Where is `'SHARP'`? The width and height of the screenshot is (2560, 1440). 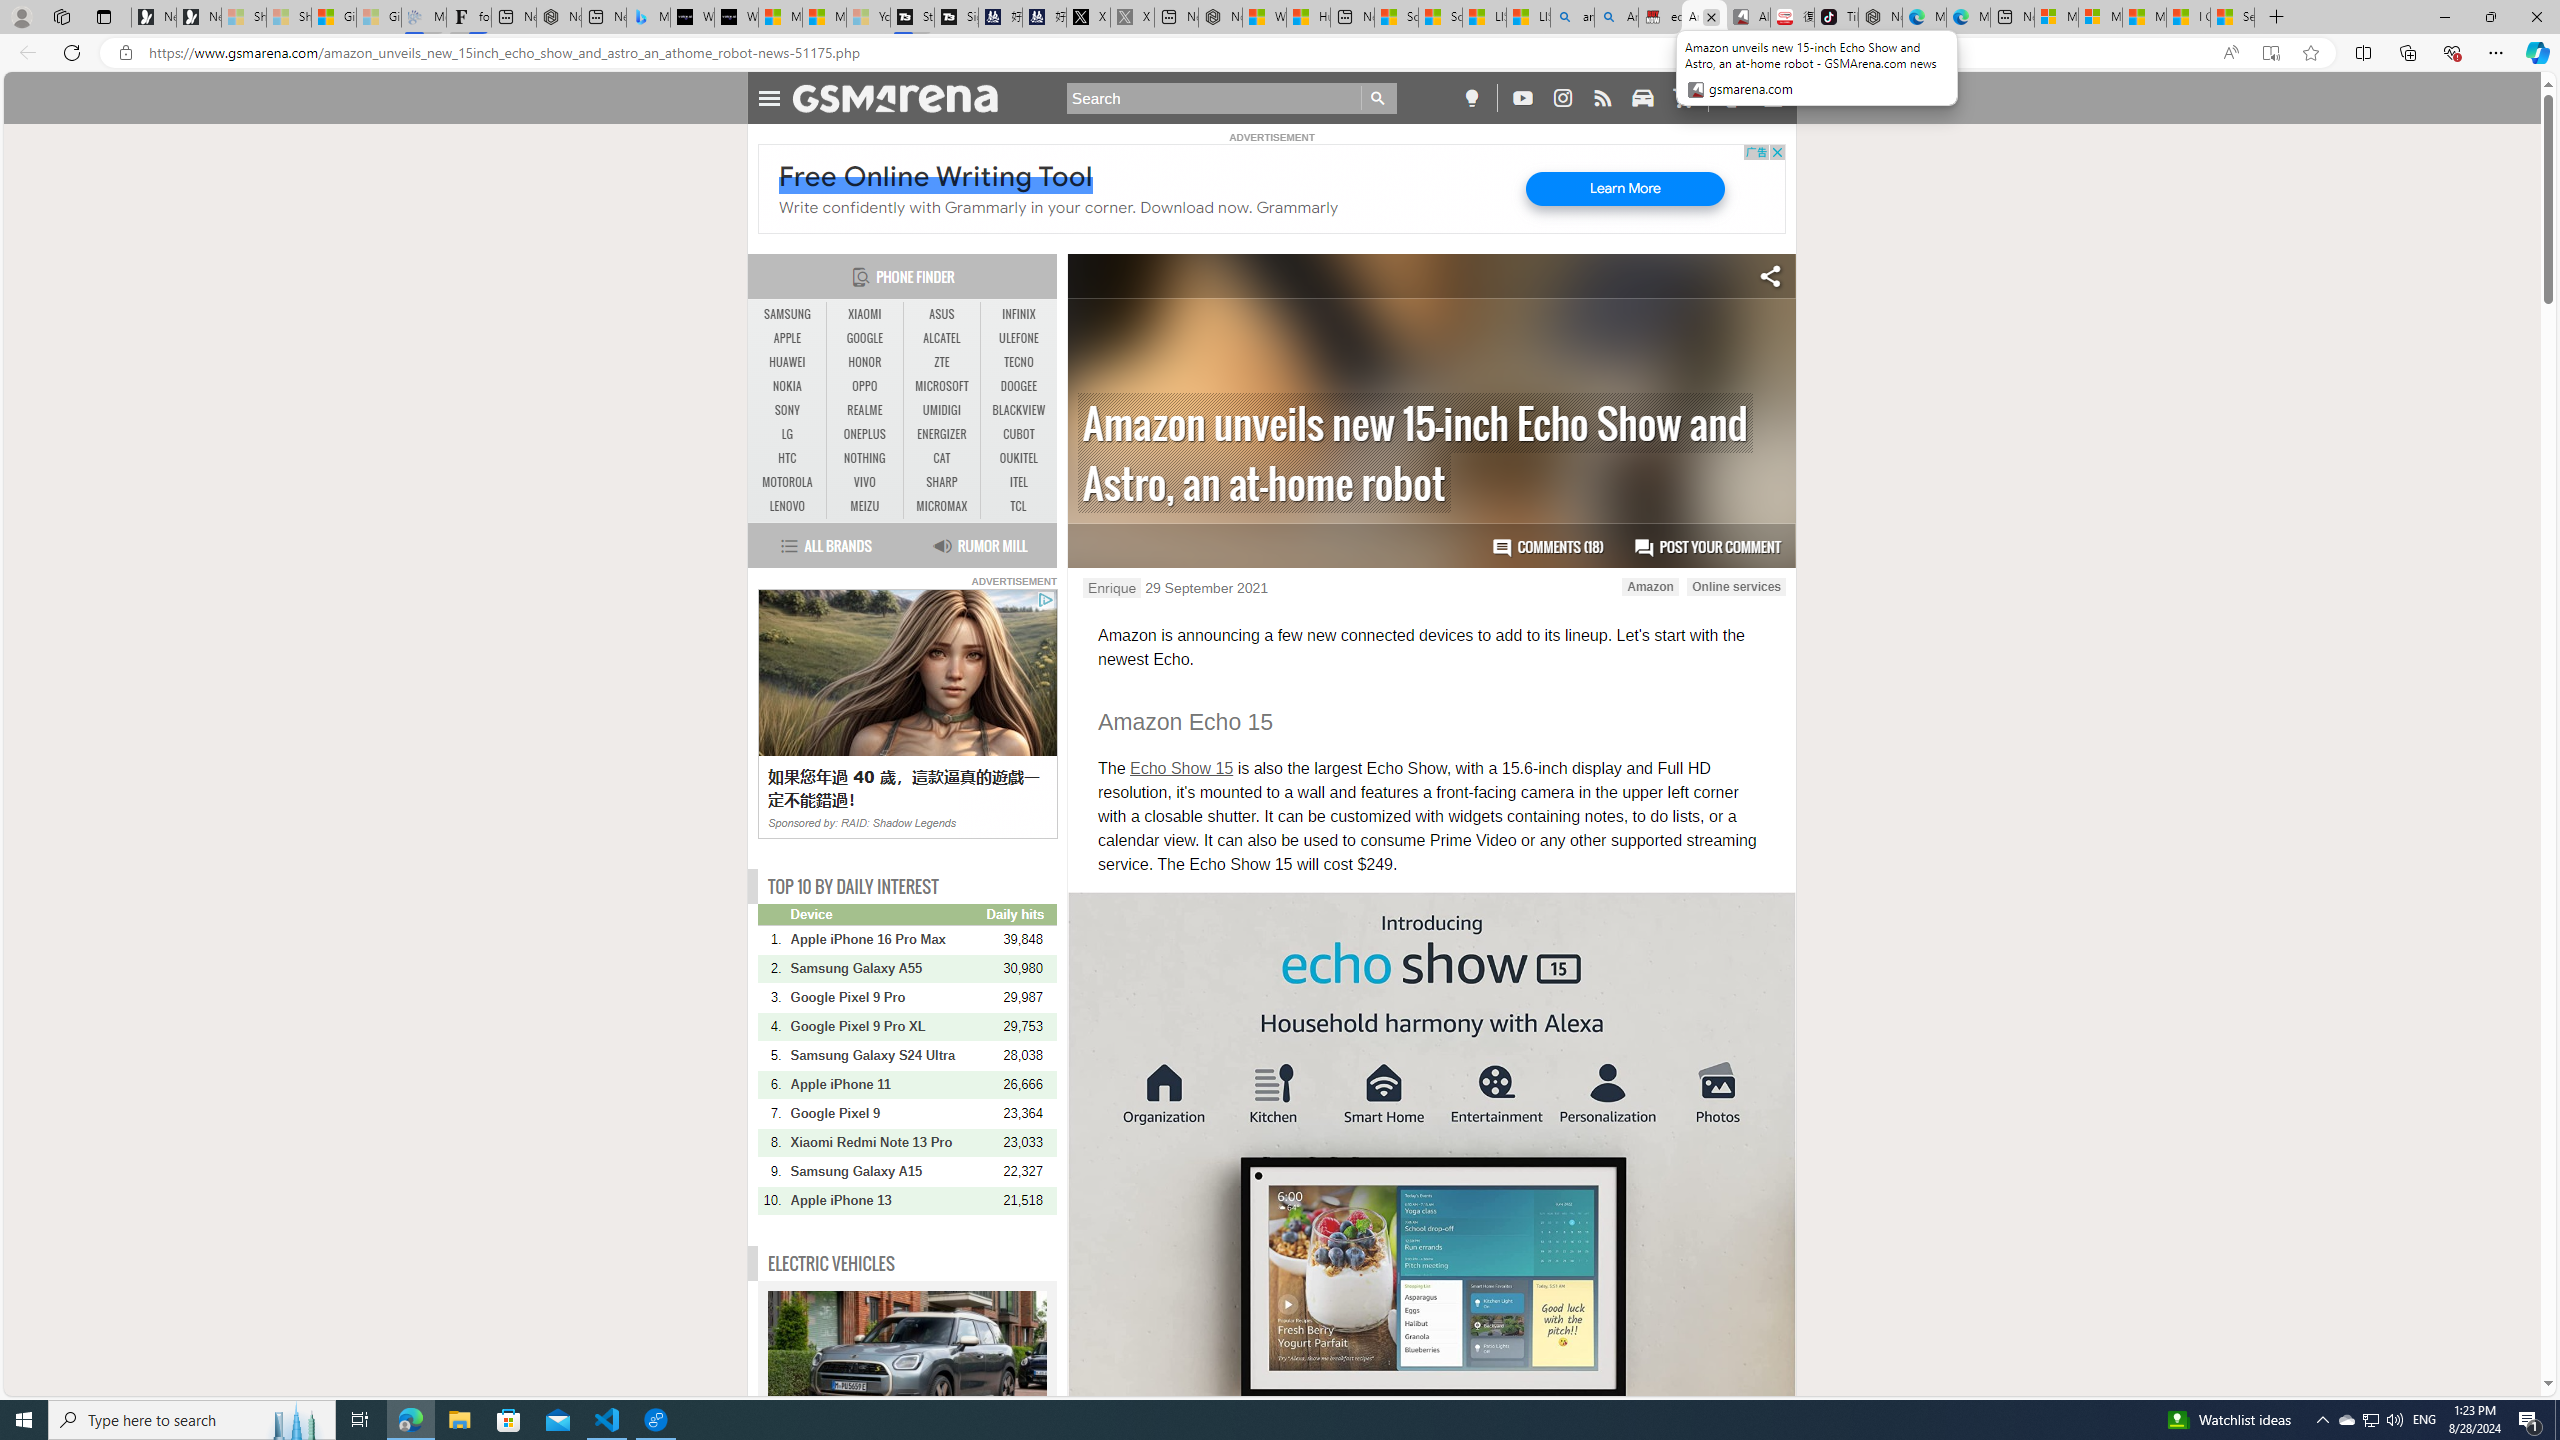
'SHARP' is located at coordinates (941, 482).